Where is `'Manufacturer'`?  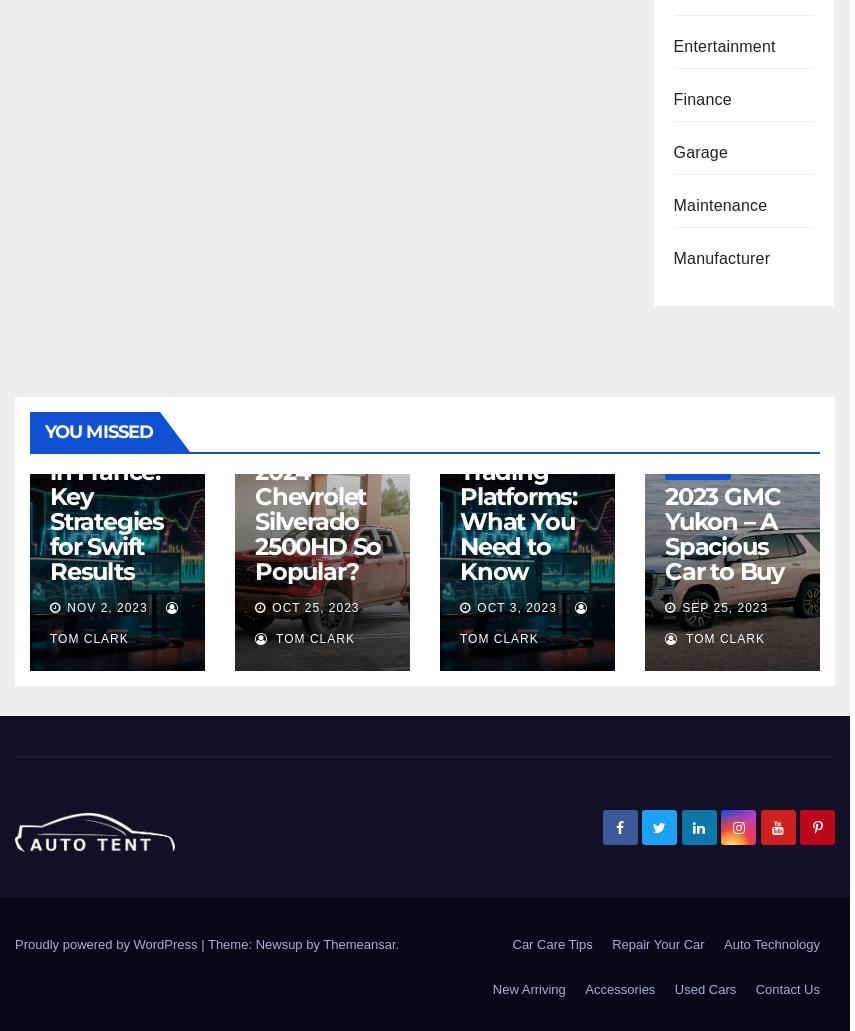 'Manufacturer' is located at coordinates (720, 258).